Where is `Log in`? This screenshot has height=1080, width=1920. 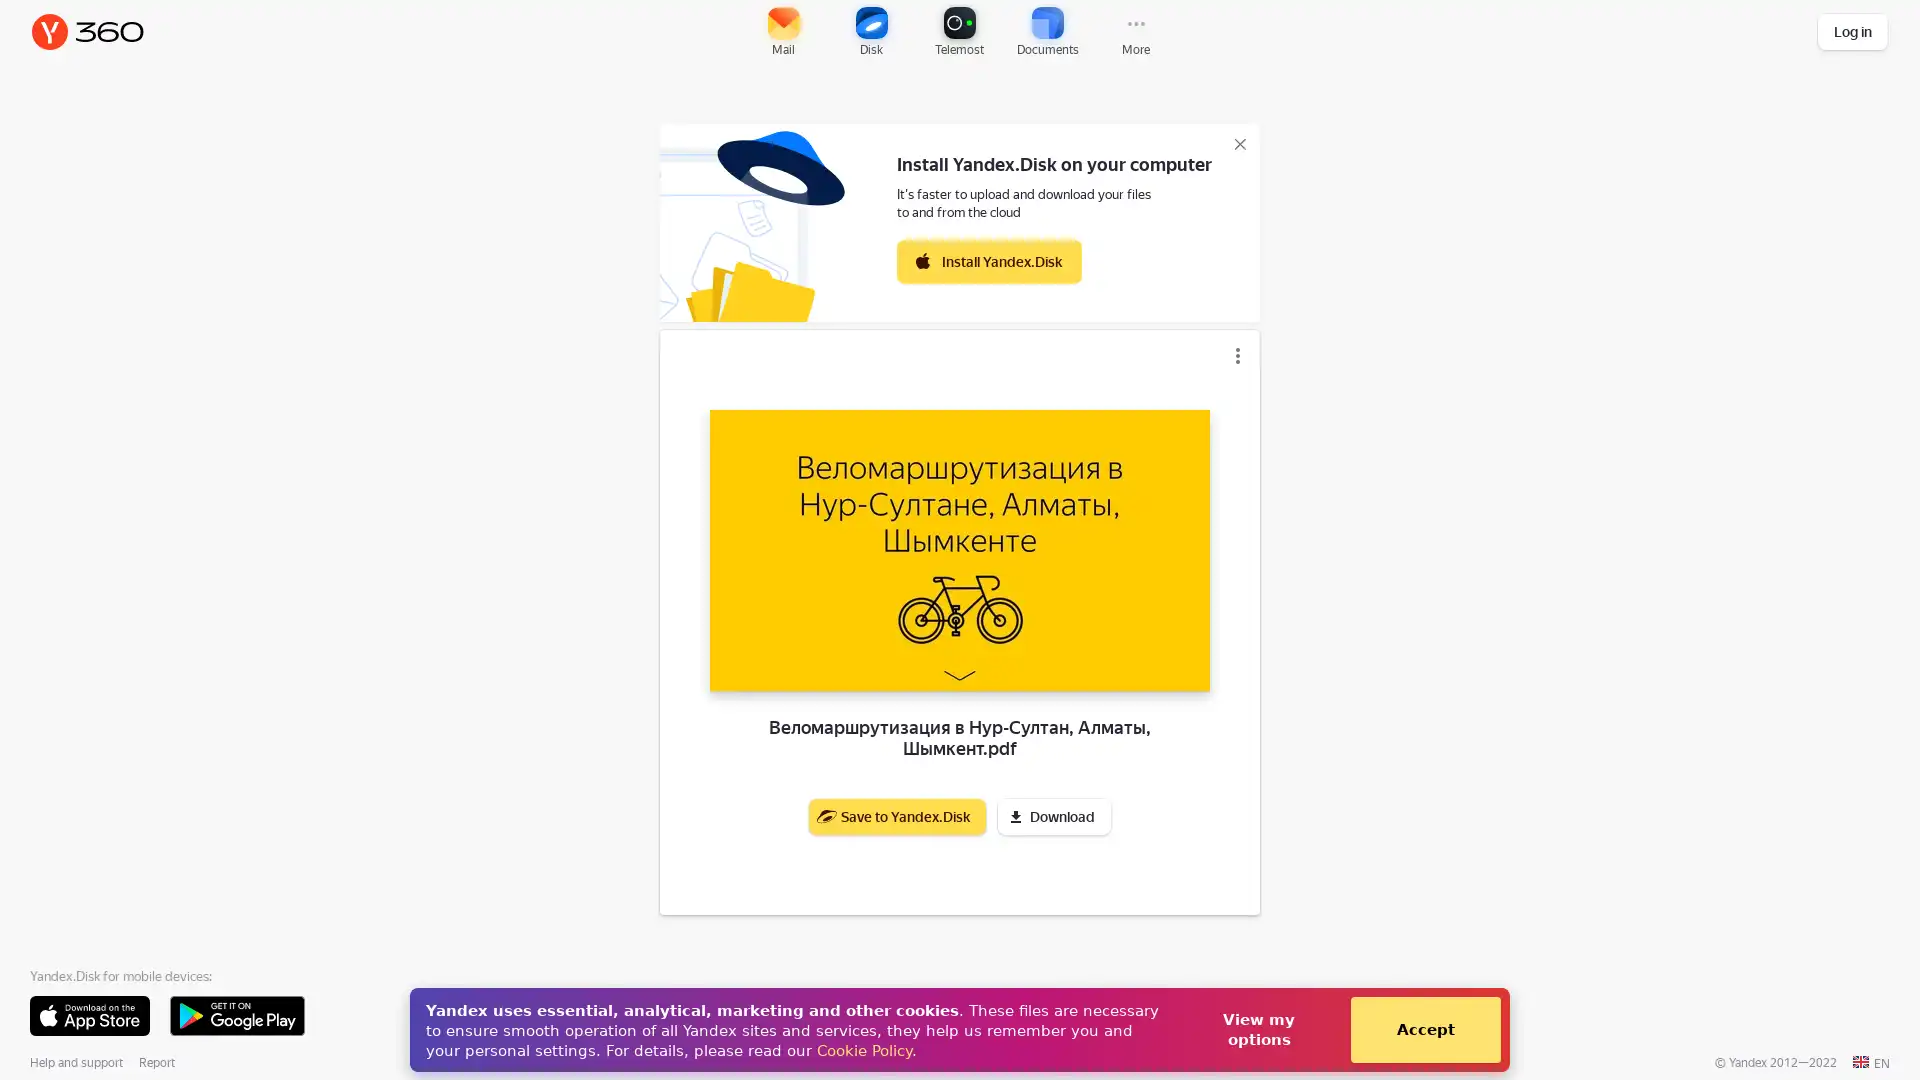
Log in is located at coordinates (1851, 31).